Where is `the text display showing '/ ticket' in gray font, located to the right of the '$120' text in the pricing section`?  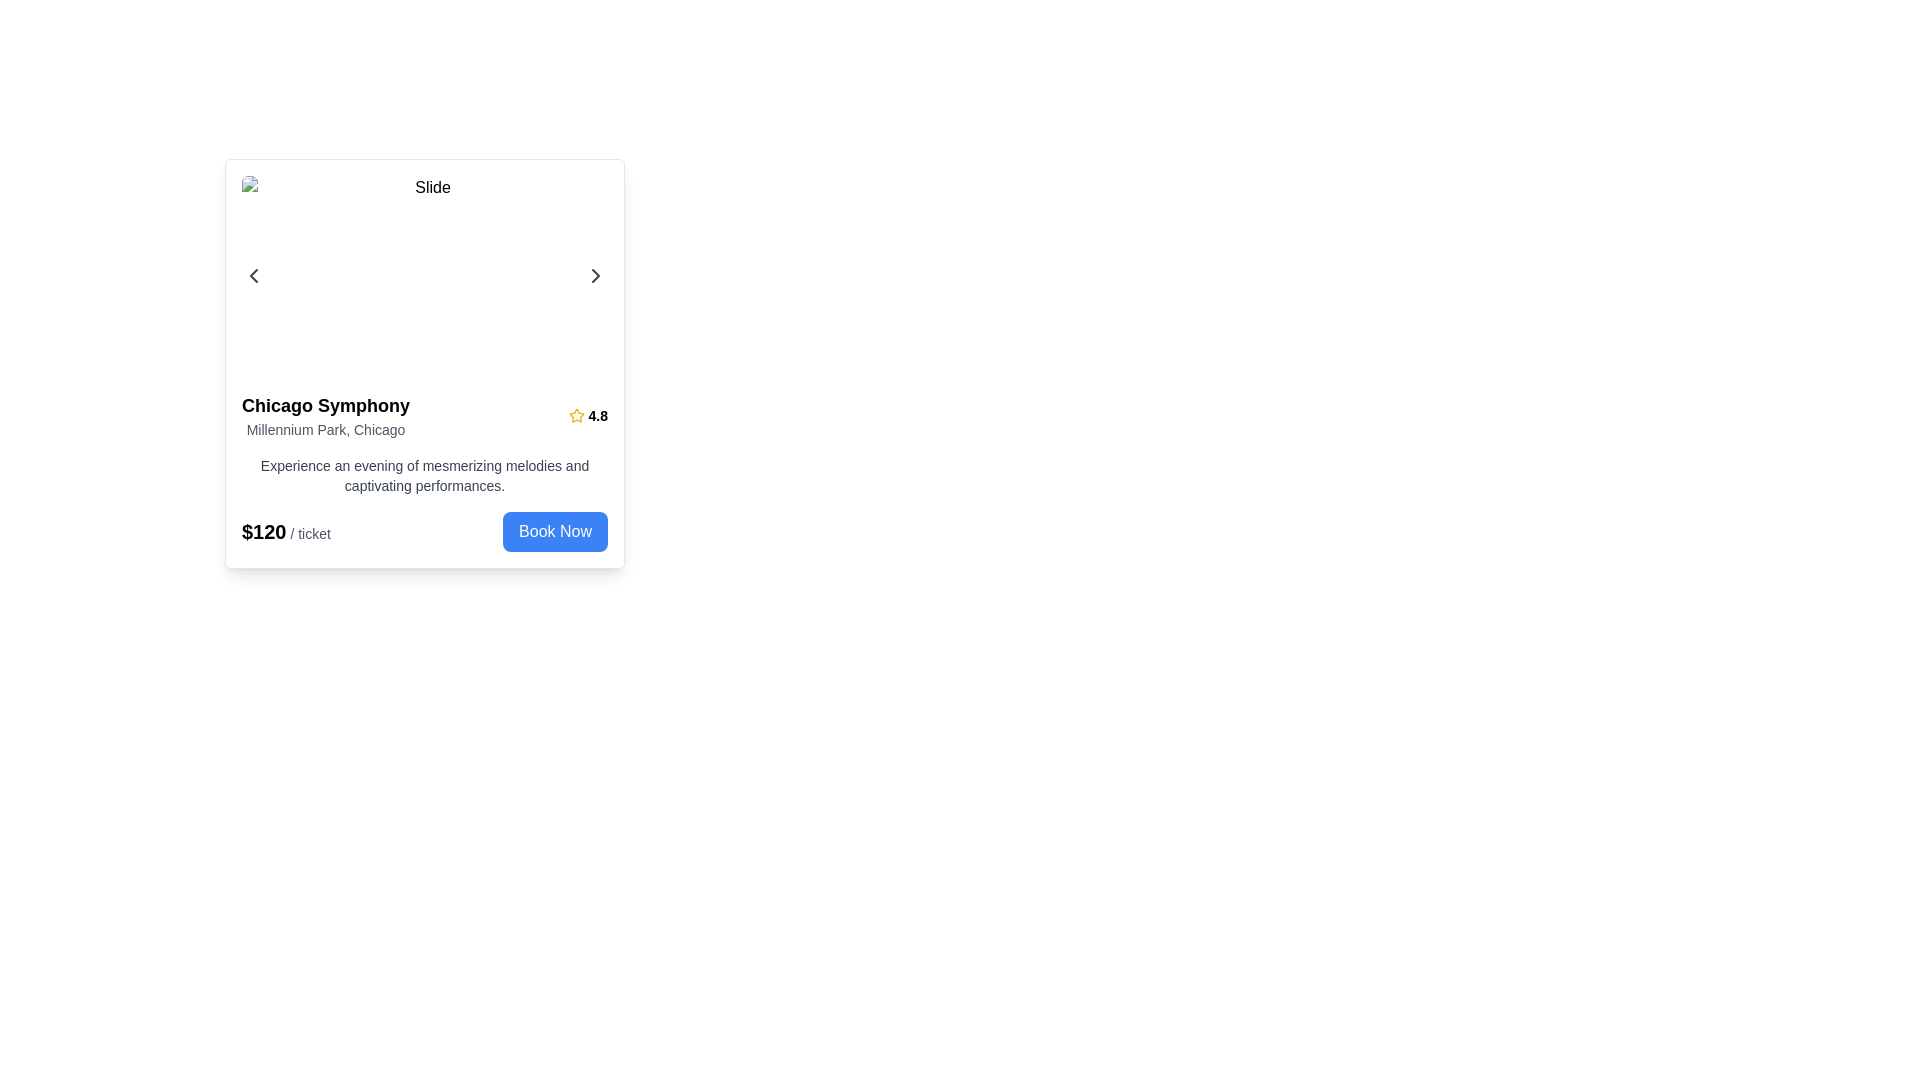
the text display showing '/ ticket' in gray font, located to the right of the '$120' text in the pricing section is located at coordinates (307, 532).